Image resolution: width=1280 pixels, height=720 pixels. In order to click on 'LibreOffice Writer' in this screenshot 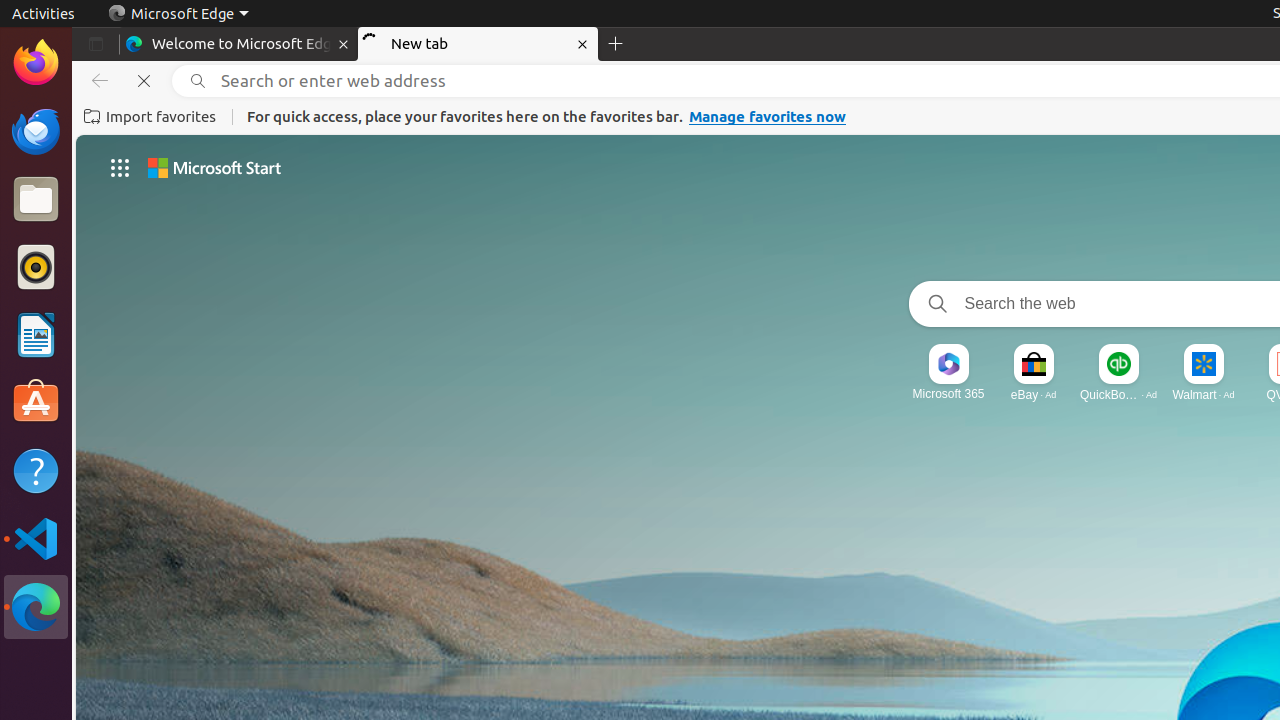, I will do `click(35, 334)`.